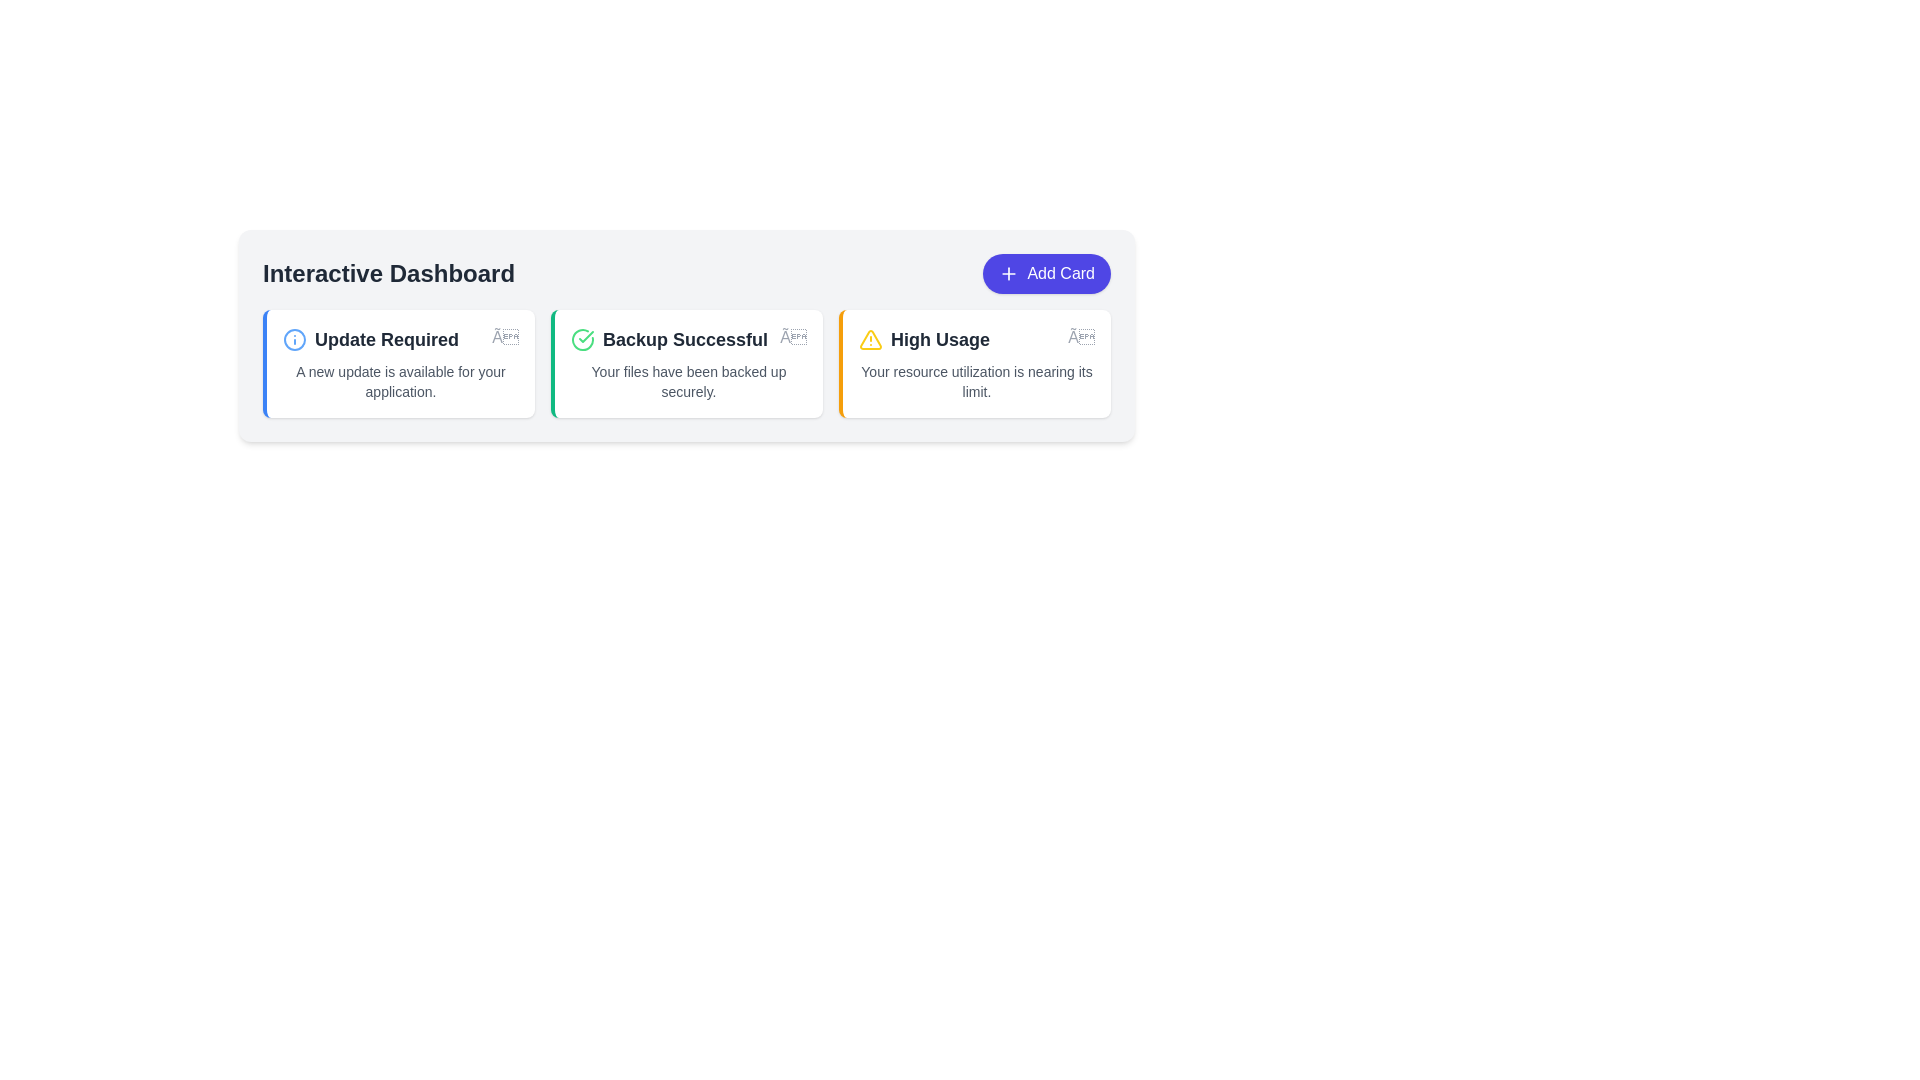 The image size is (1920, 1080). Describe the element at coordinates (974, 363) in the screenshot. I see `text content of the Notification card that alerts the user about potential resource usage issues, positioned as the third card in the grid layout` at that location.